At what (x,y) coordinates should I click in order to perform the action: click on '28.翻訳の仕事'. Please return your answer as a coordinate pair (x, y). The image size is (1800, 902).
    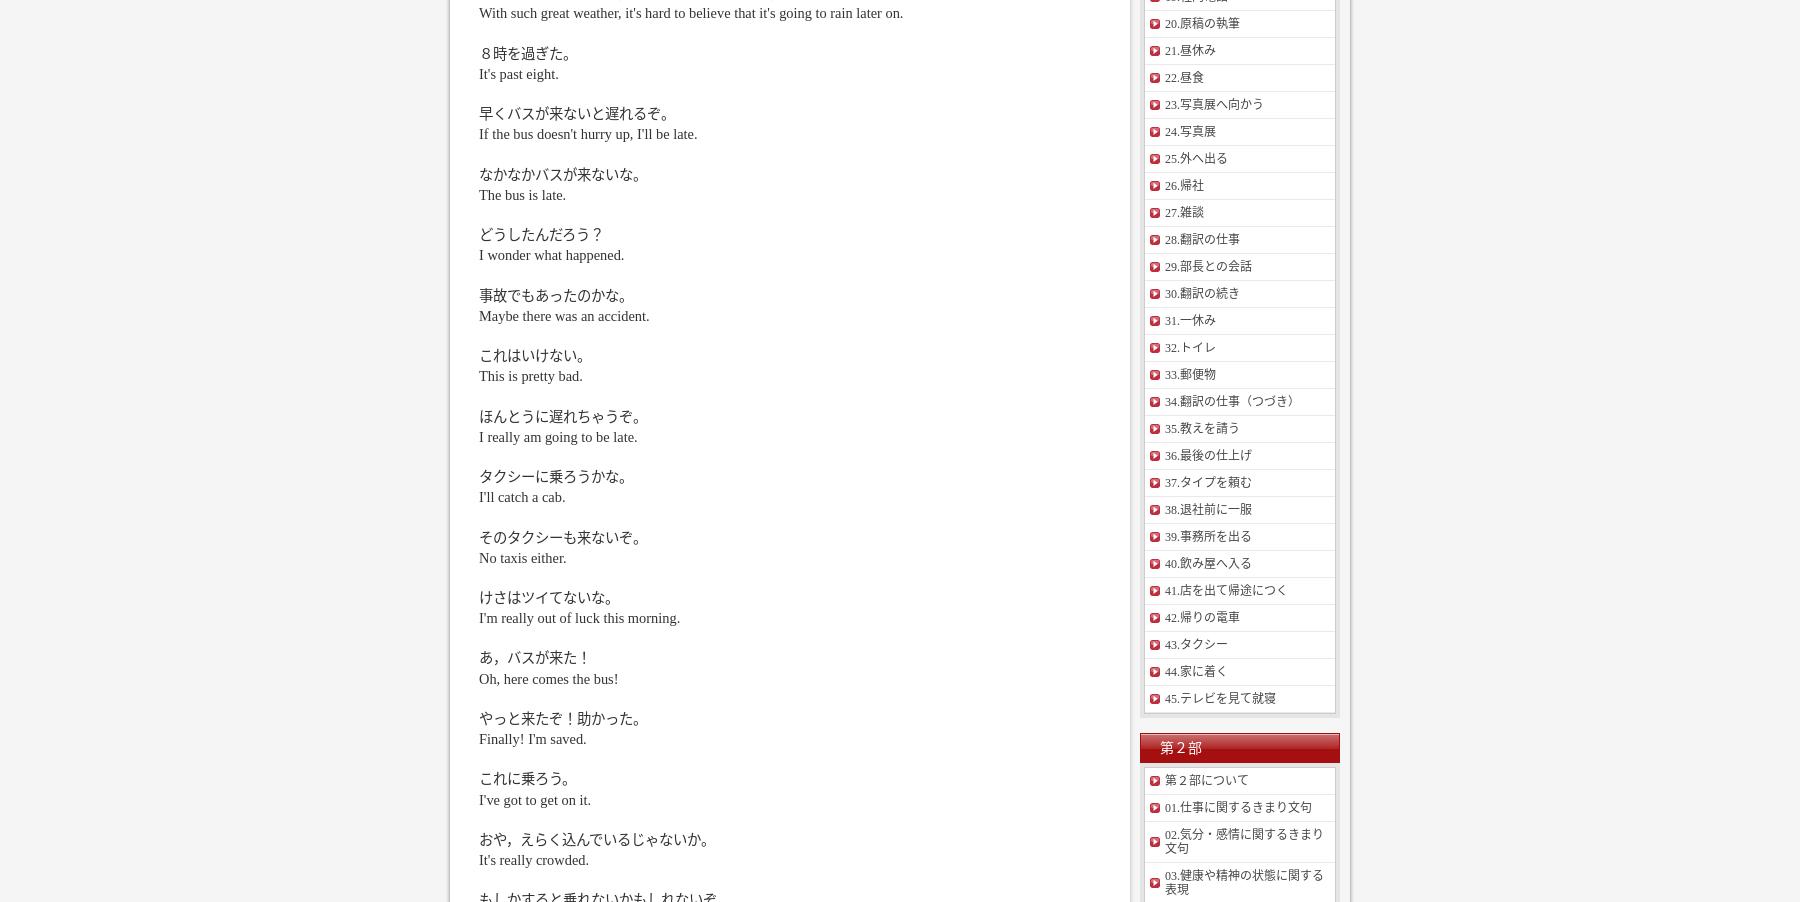
    Looking at the image, I should click on (1201, 240).